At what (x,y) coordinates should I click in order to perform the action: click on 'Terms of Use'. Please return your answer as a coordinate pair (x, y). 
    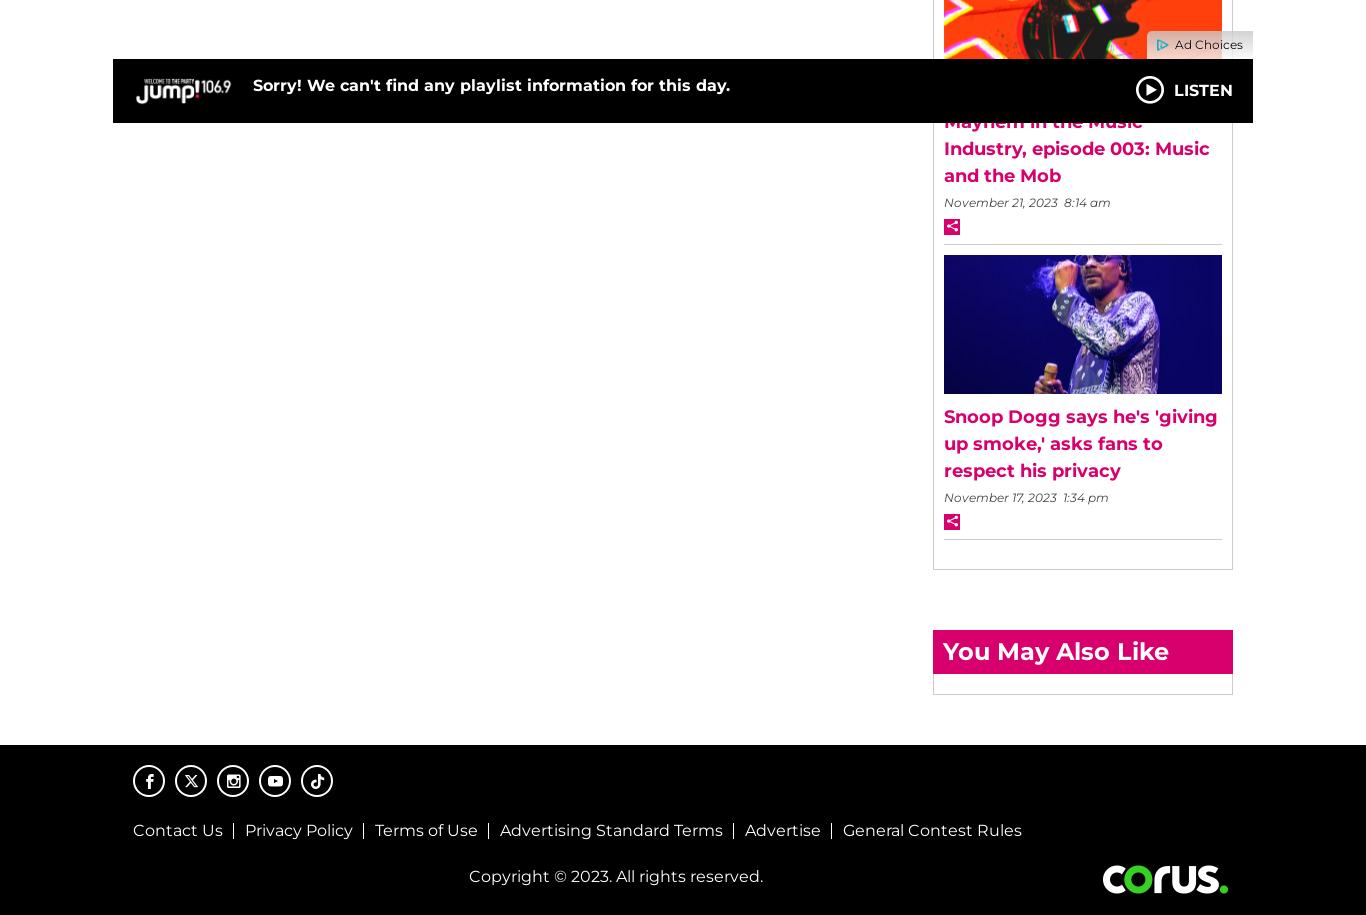
    Looking at the image, I should click on (373, 830).